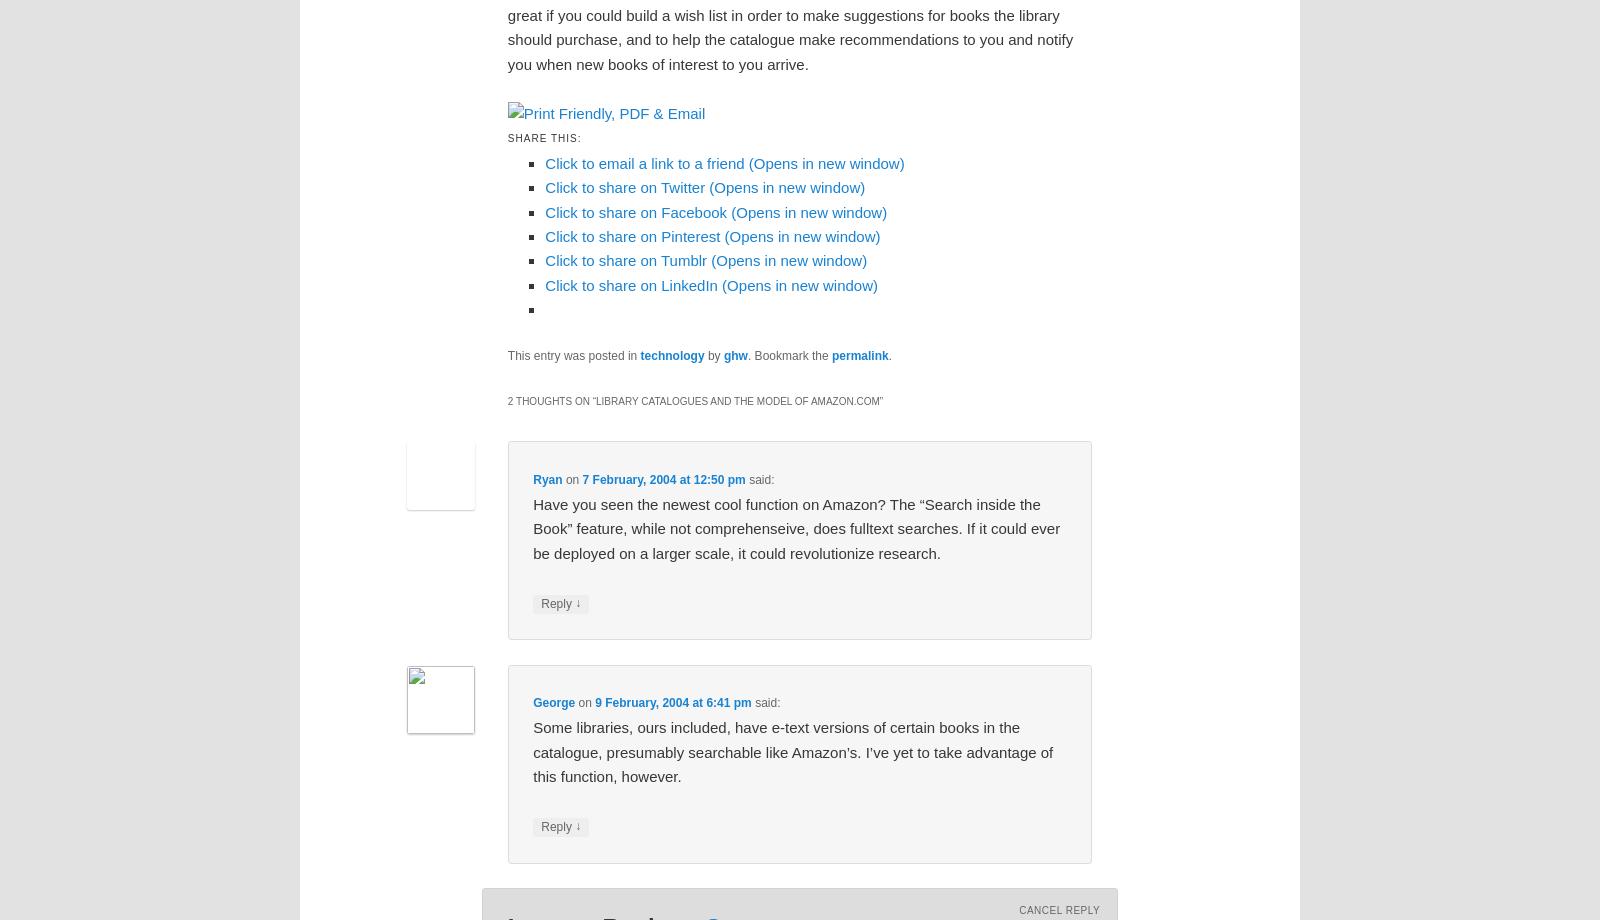  What do you see at coordinates (550, 400) in the screenshot?
I see `'2 thoughts on “'` at bounding box center [550, 400].